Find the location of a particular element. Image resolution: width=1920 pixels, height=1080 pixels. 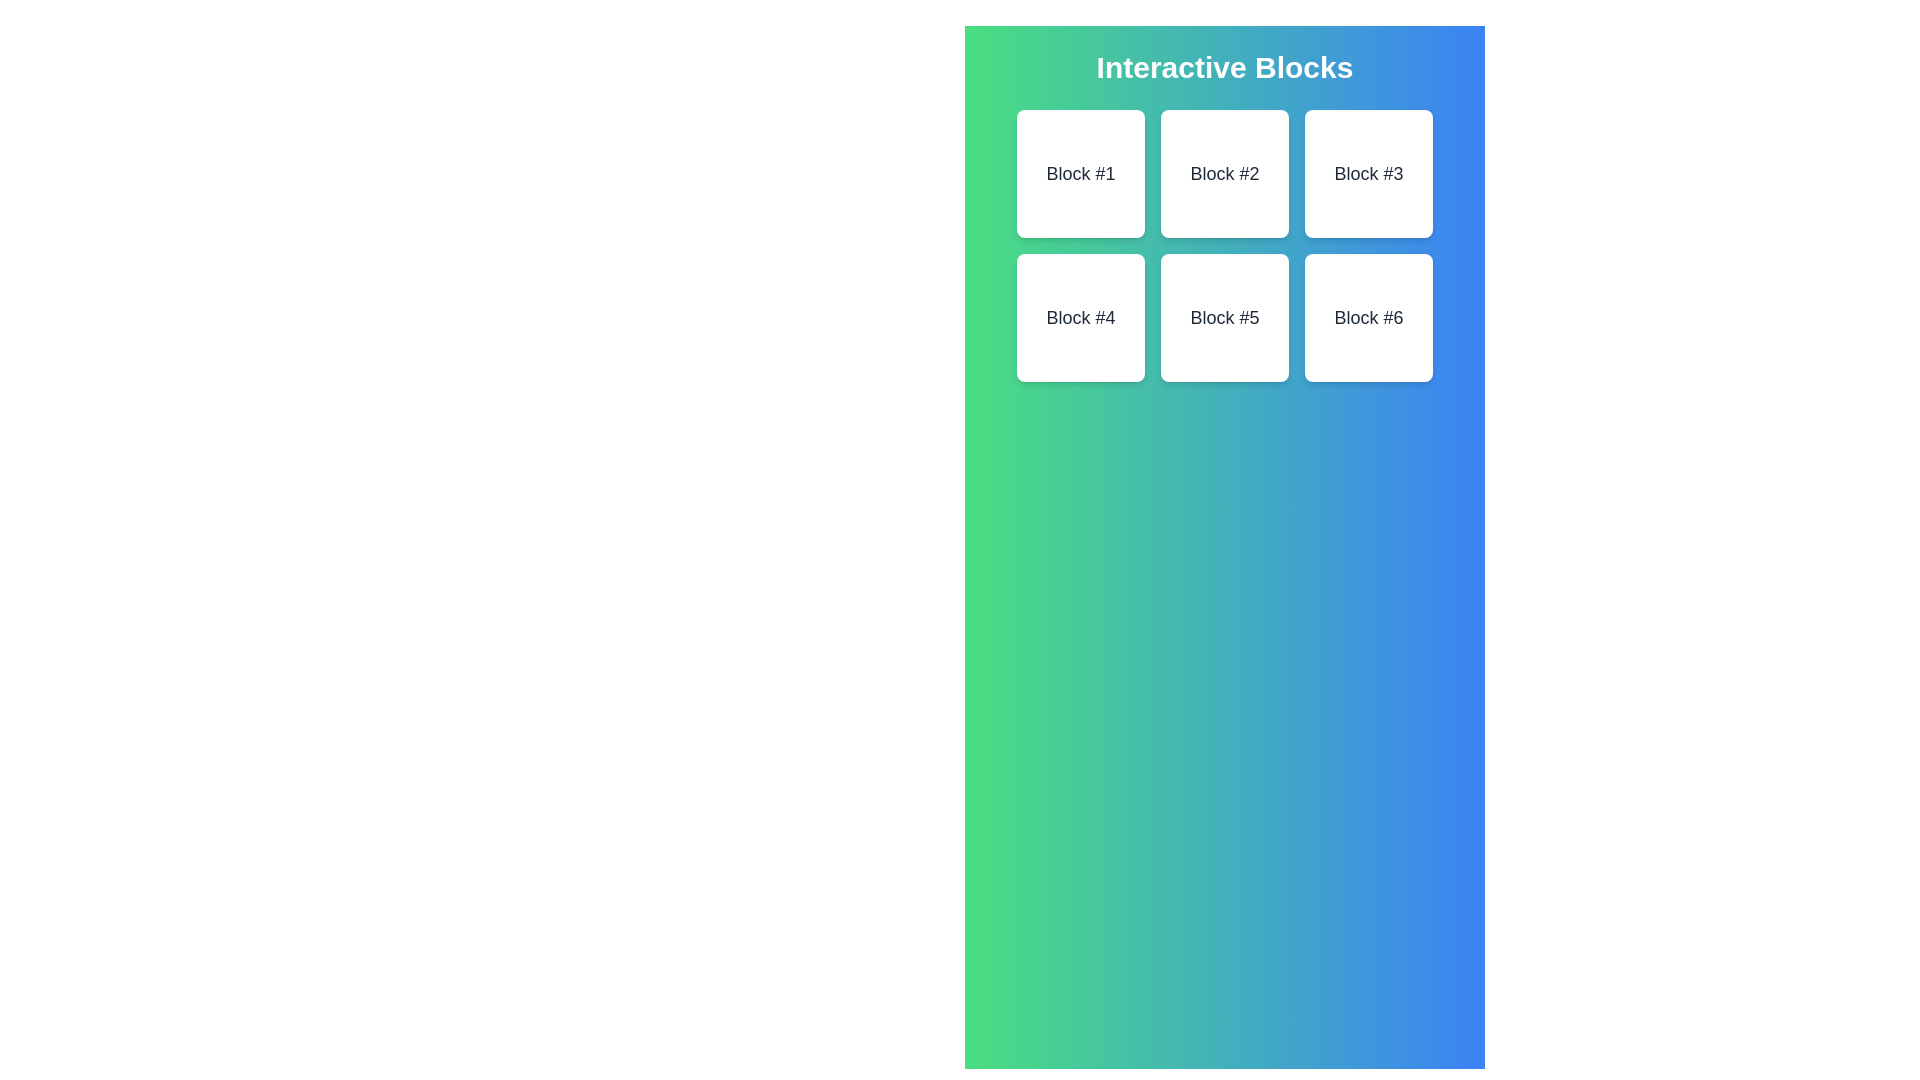

the square-shaped interactive area labeled 'Block #1' with a white background and rounded corners, located in the top-left corner of the grid is located at coordinates (1079, 172).